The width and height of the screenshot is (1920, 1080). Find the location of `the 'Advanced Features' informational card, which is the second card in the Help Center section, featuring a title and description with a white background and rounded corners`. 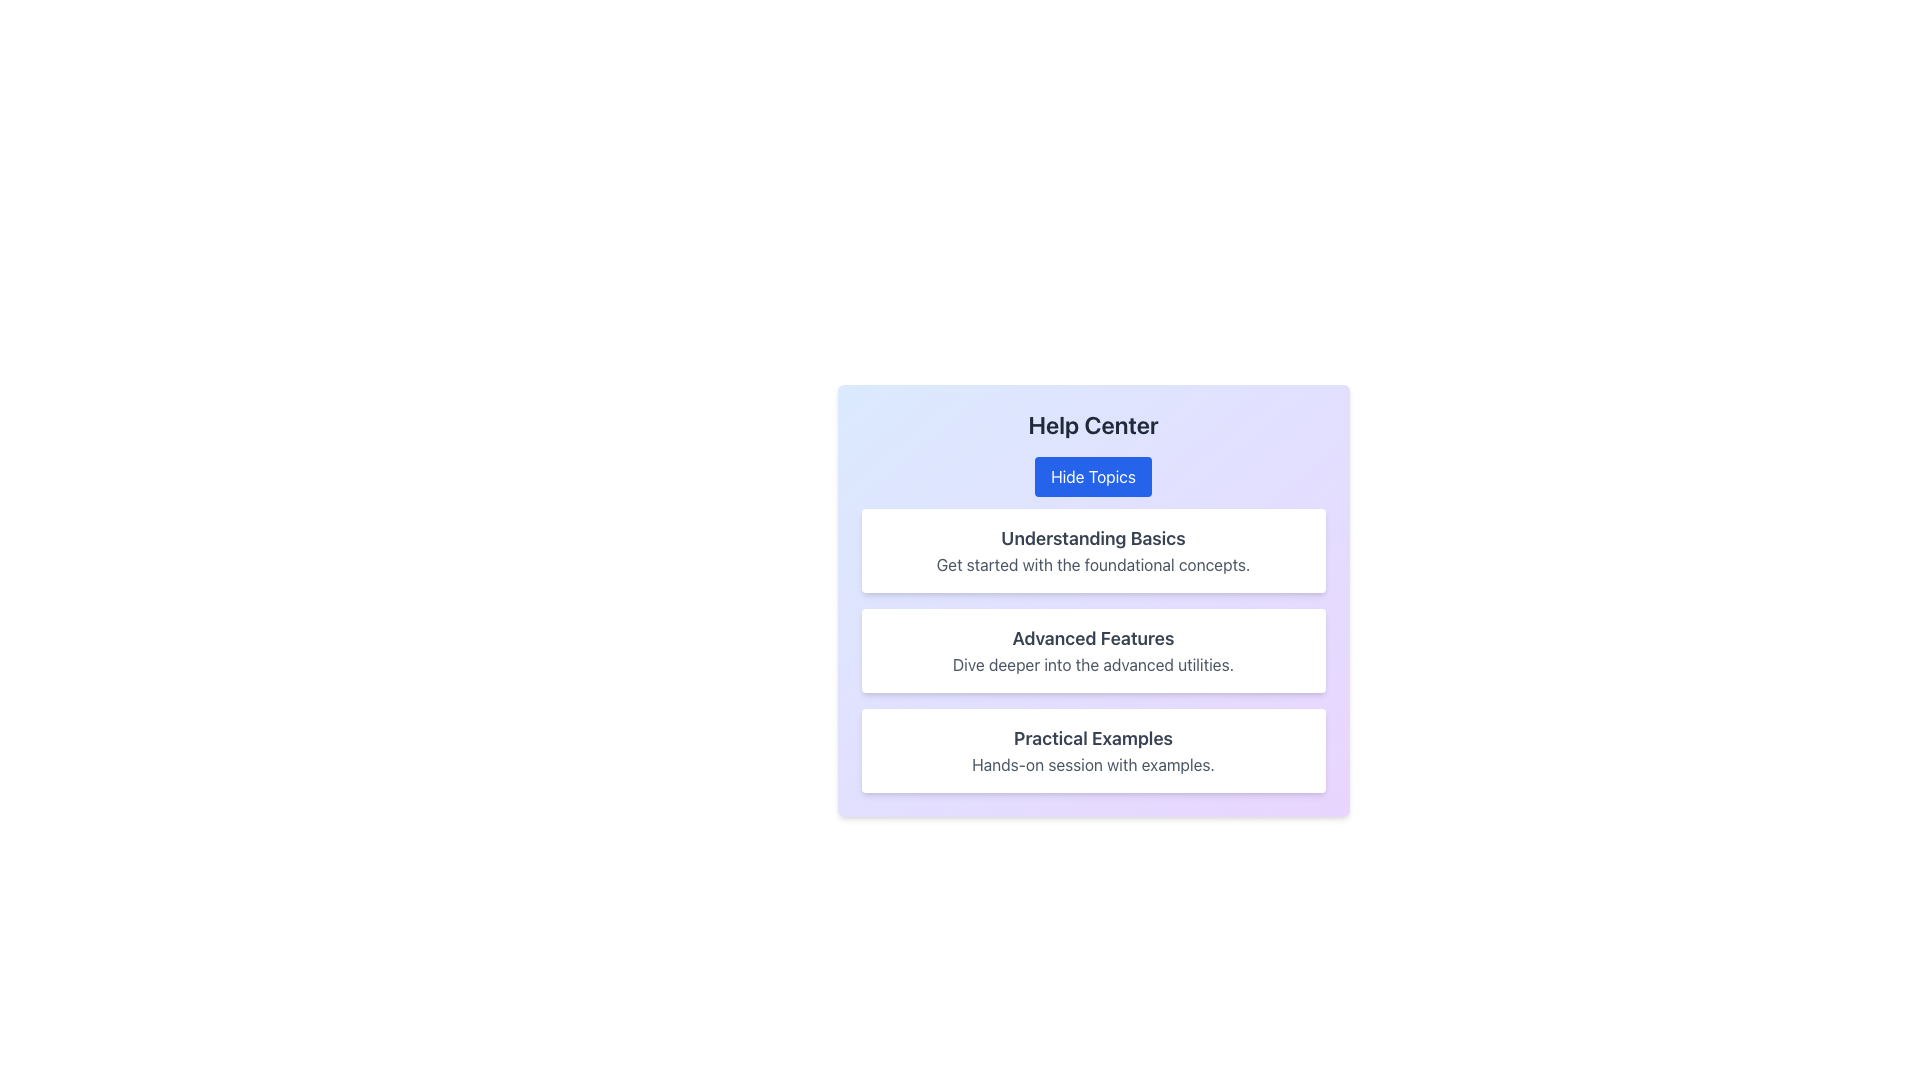

the 'Advanced Features' informational card, which is the second card in the Help Center section, featuring a title and description with a white background and rounded corners is located at coordinates (1092, 651).